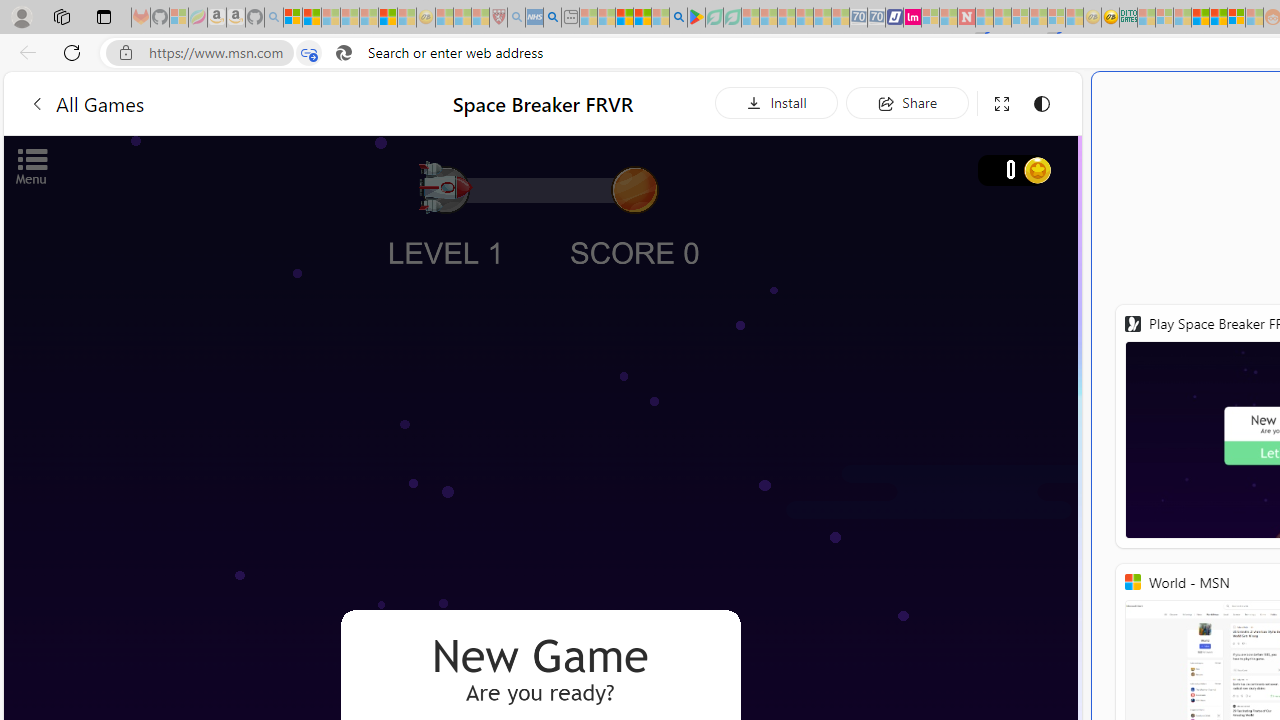 This screenshot has height=720, width=1280. What do you see at coordinates (1200, 17) in the screenshot?
I see `'Expert Portfolios'` at bounding box center [1200, 17].